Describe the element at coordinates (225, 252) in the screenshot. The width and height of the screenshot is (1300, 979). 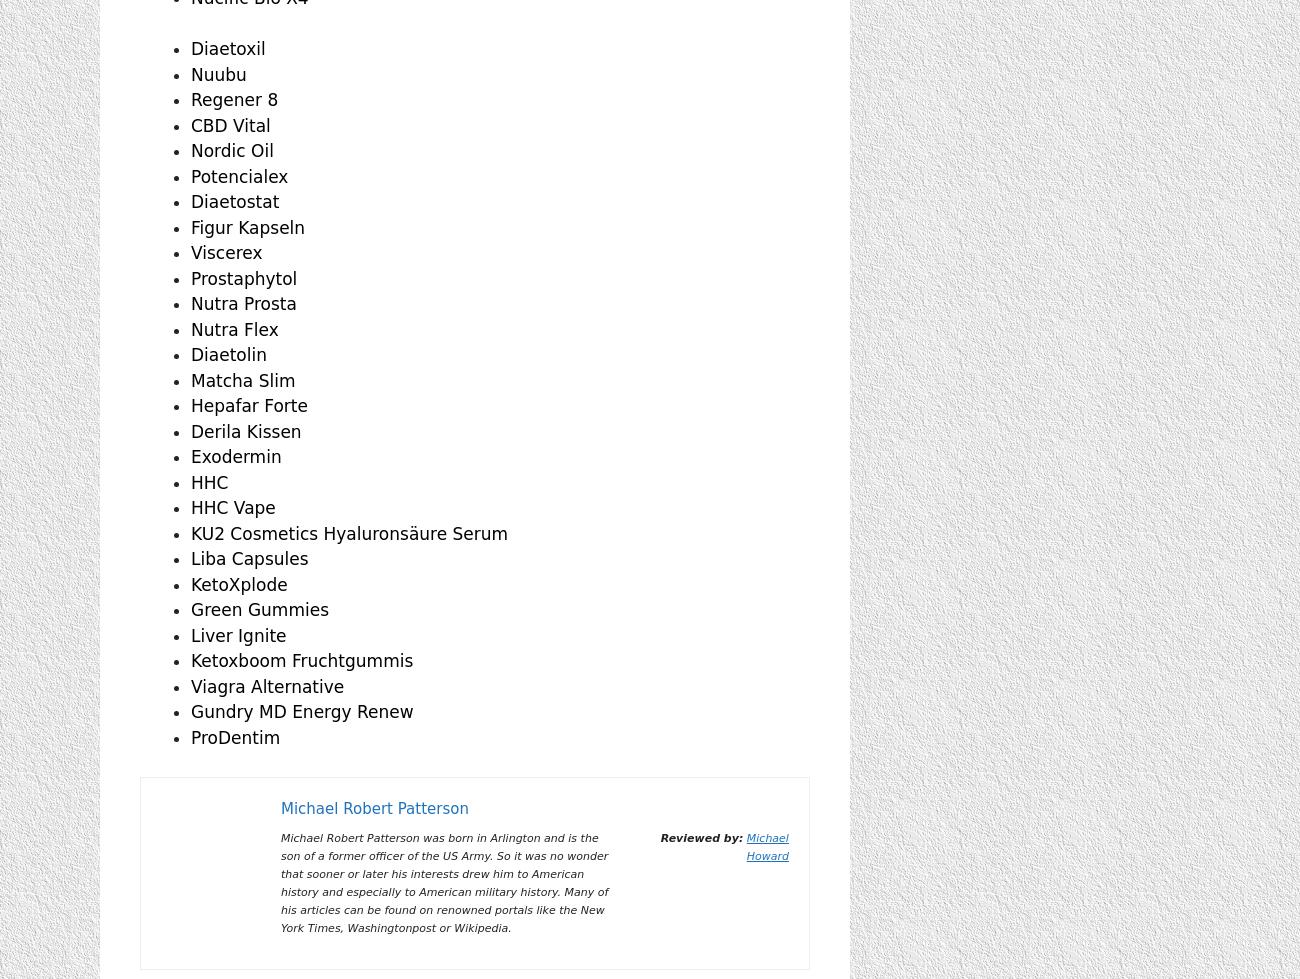
I see `'Viscerex'` at that location.